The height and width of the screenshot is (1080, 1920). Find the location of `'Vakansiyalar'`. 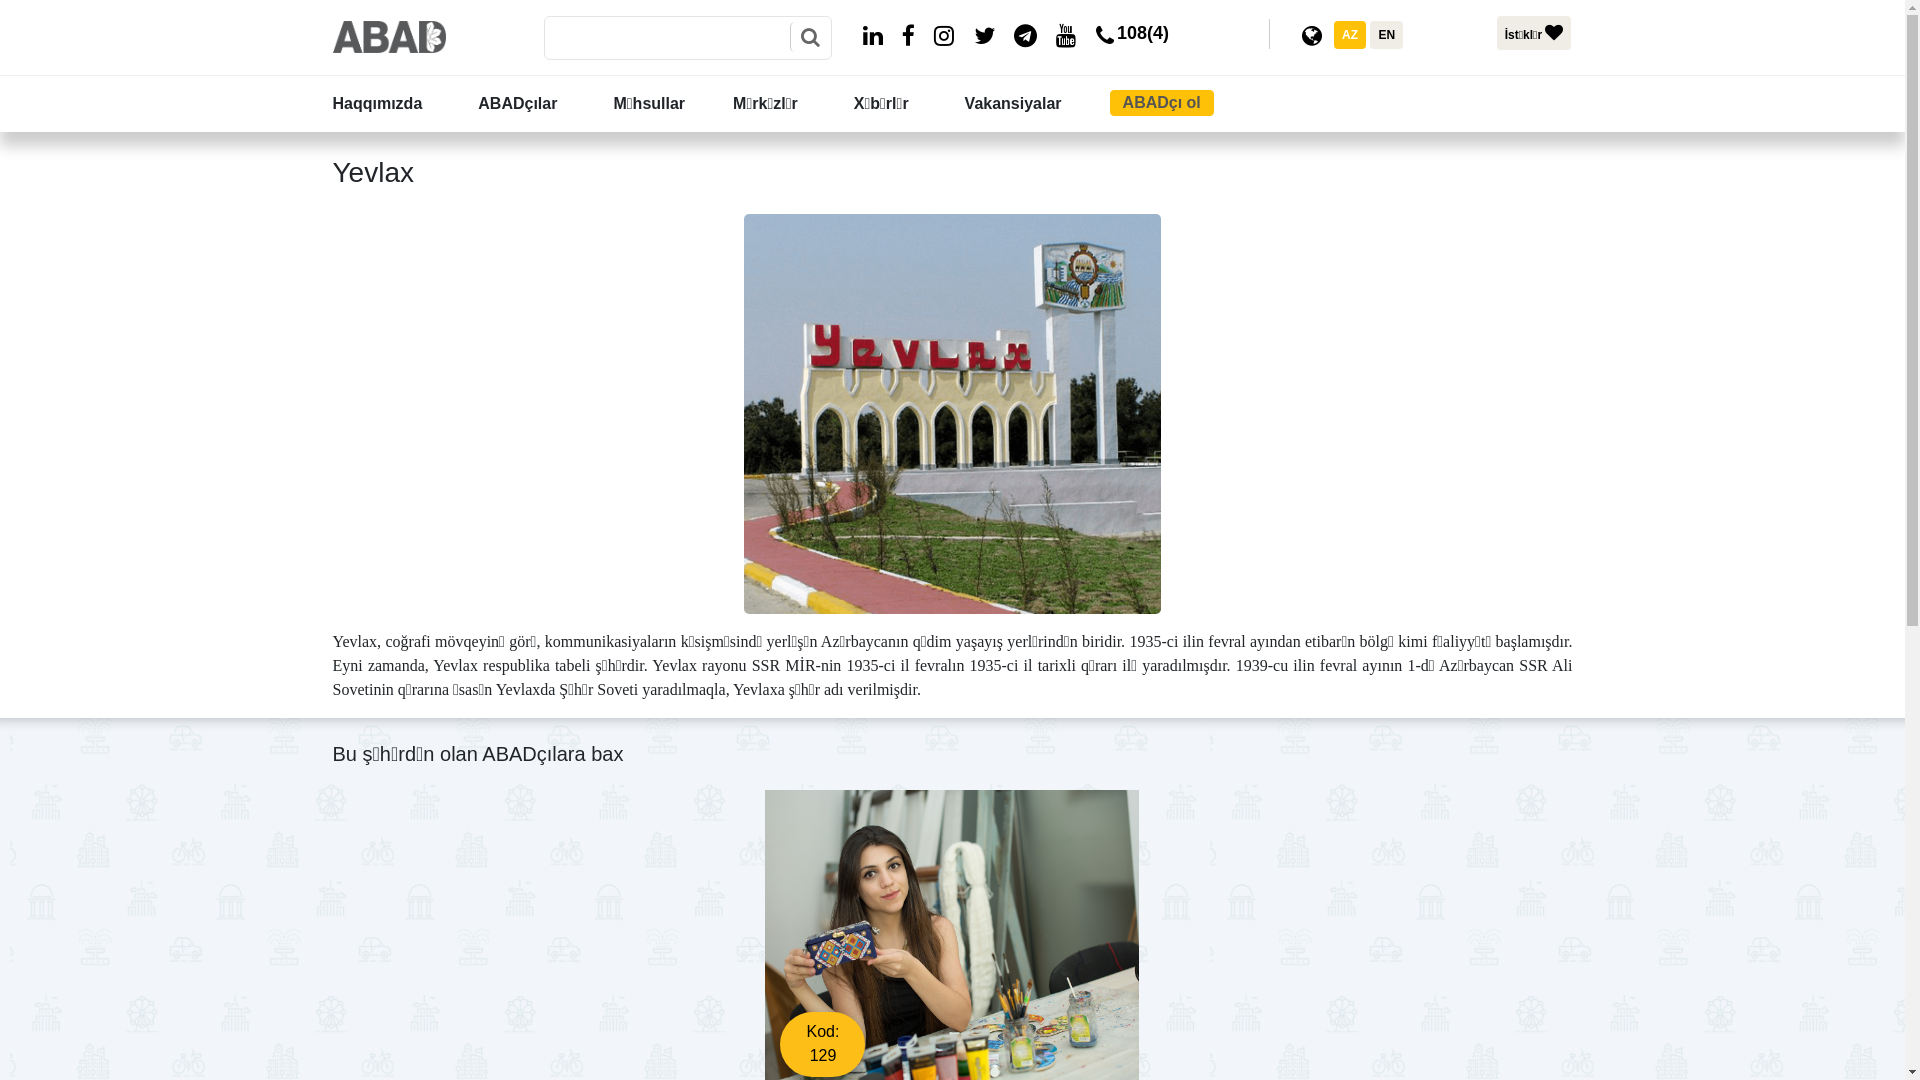

'Vakansiyalar' is located at coordinates (1033, 104).